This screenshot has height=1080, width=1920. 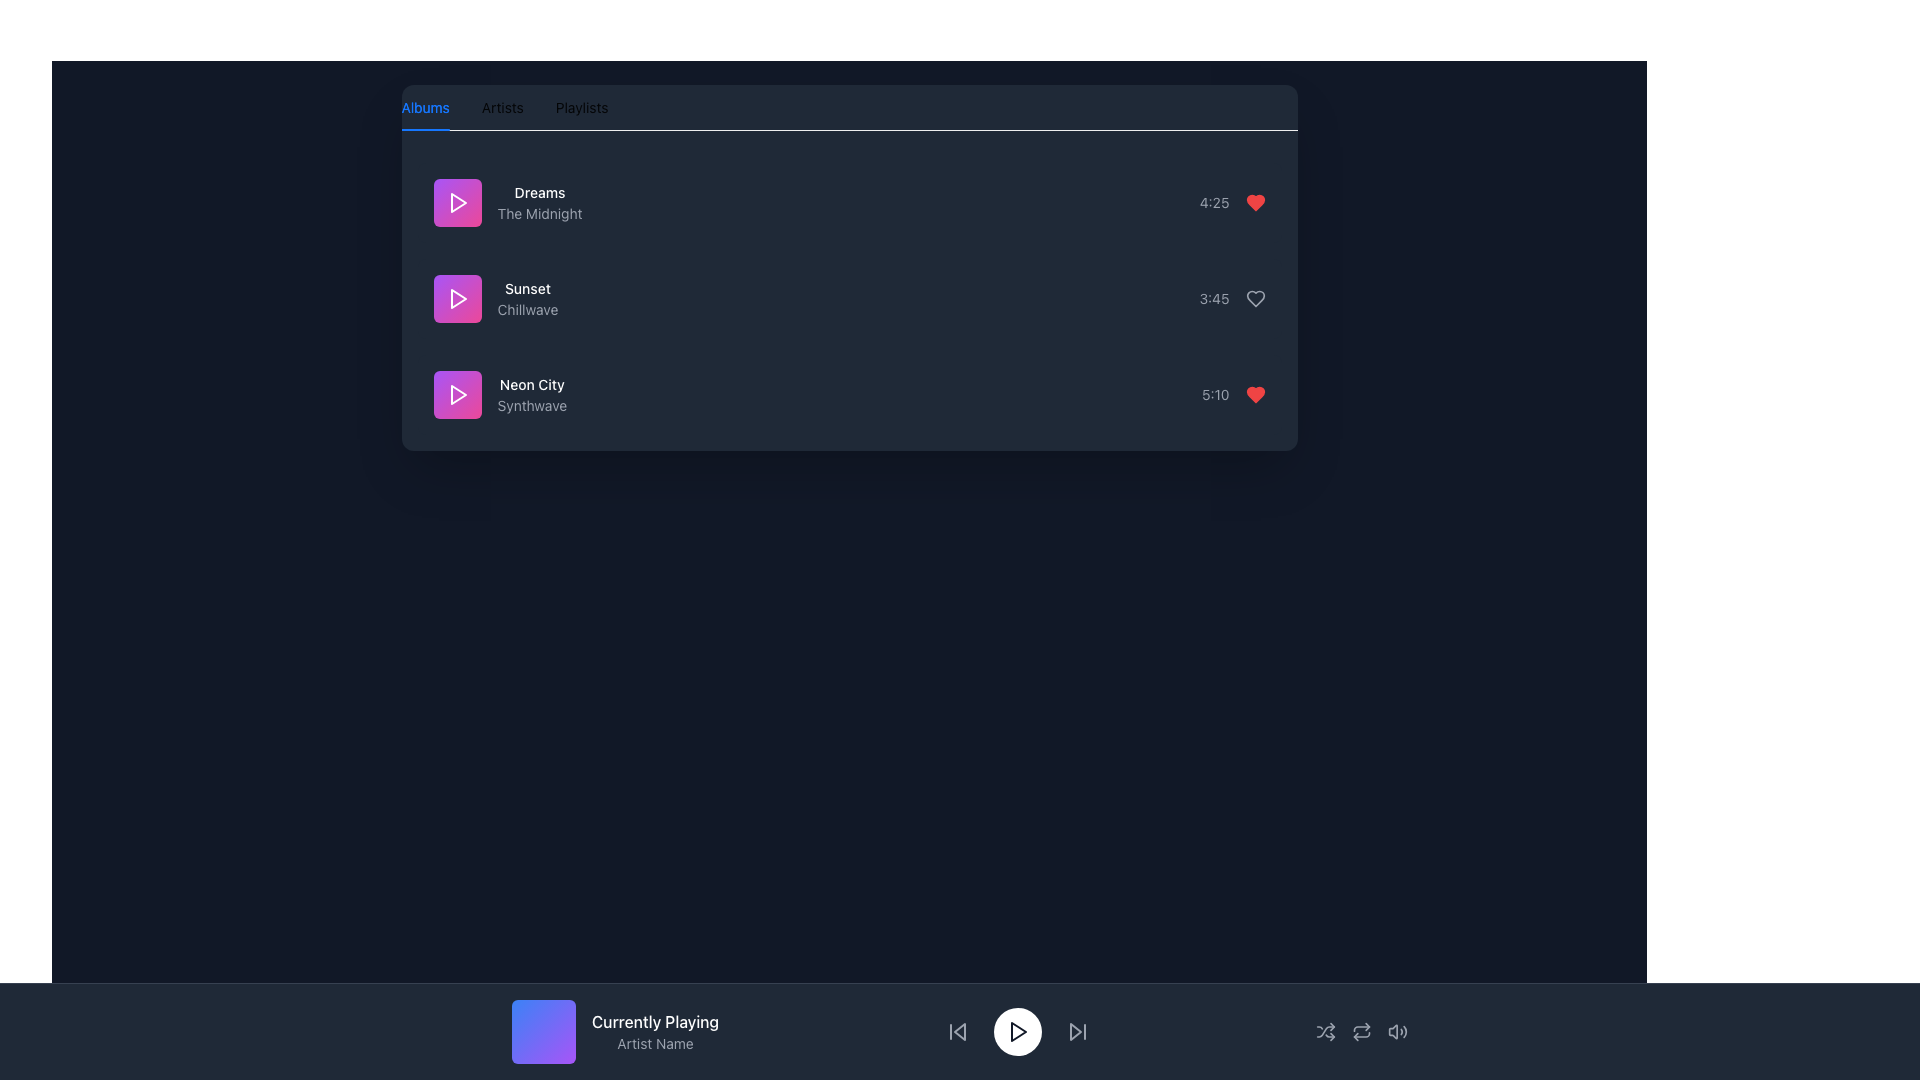 What do you see at coordinates (1231, 299) in the screenshot?
I see `timestamp '3:45' displayed in gray font, located beside a heart icon next to the track listing 'Sunset Chillwave'` at bounding box center [1231, 299].